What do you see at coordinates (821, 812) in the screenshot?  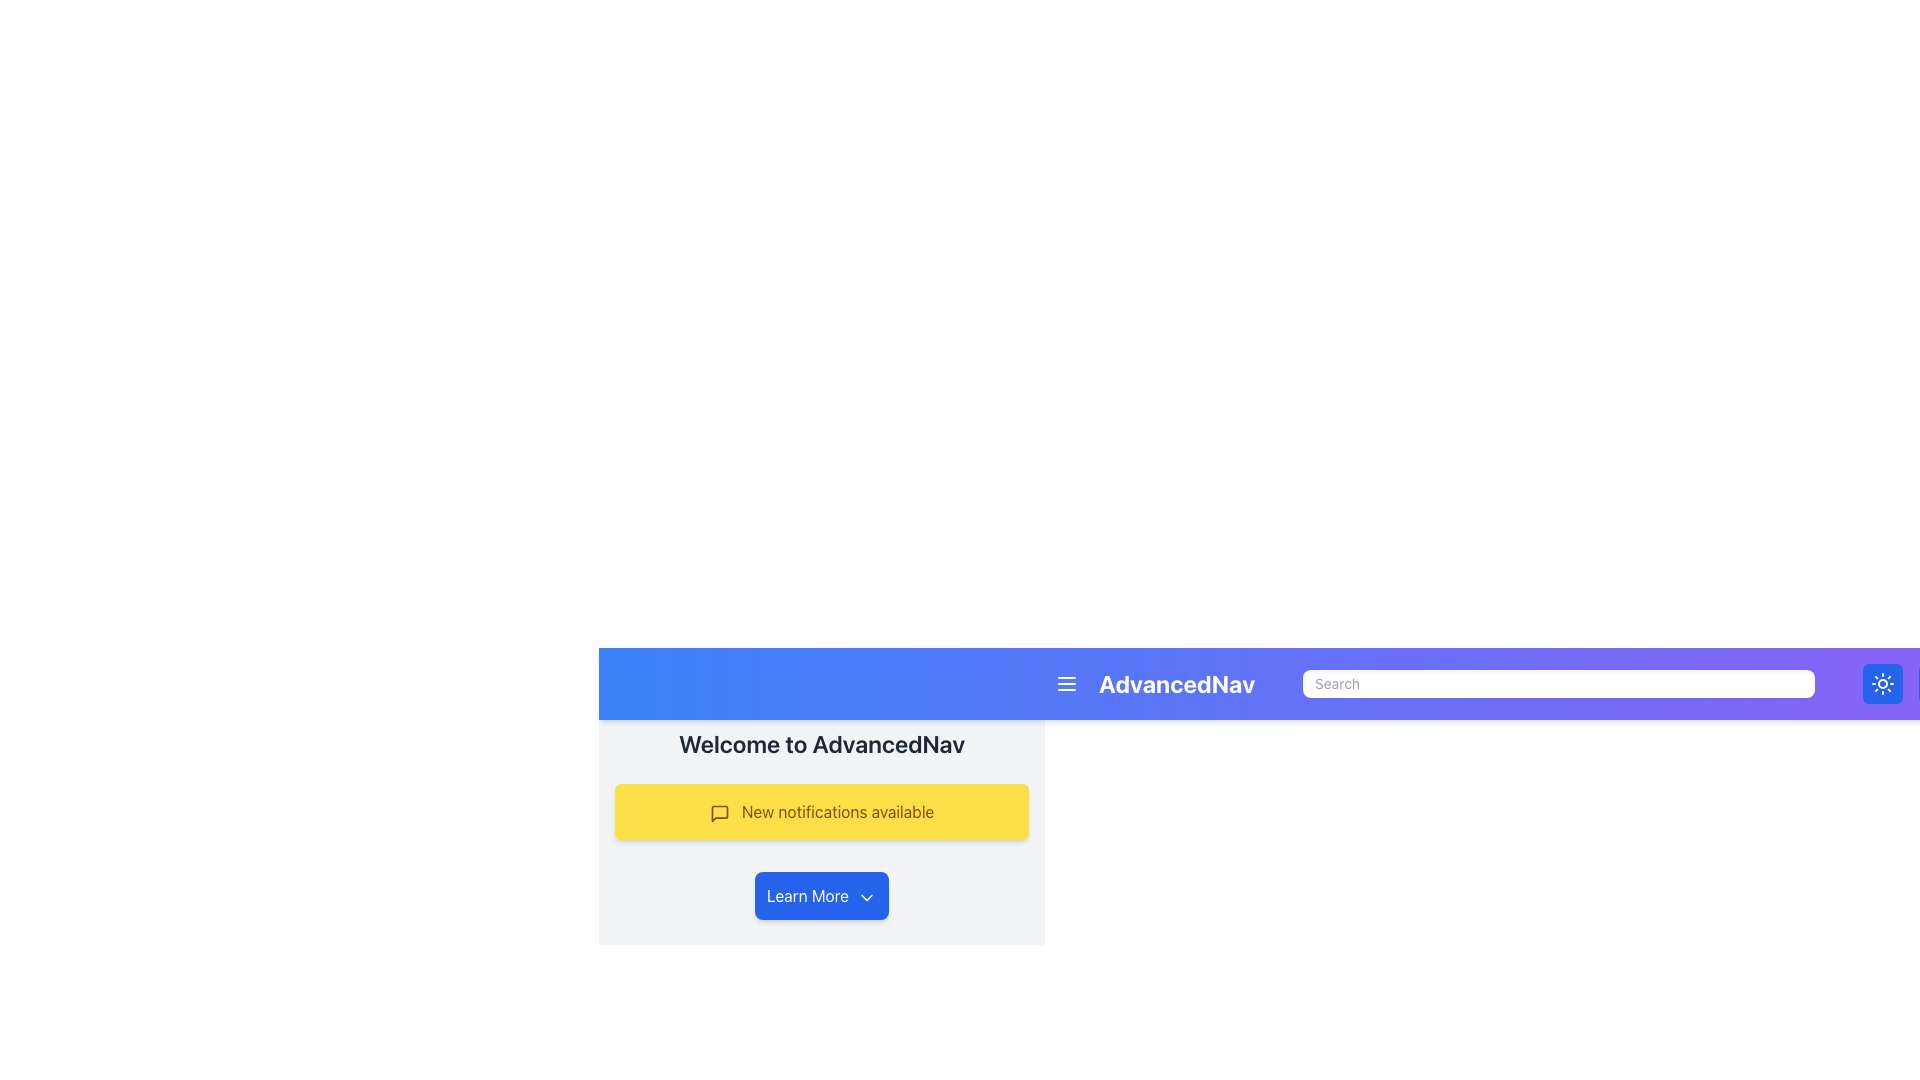 I see `the Notification Box with a yellow background and the text 'New notifications available.' positioned below 'Welcome to AdvancedNav'` at bounding box center [821, 812].